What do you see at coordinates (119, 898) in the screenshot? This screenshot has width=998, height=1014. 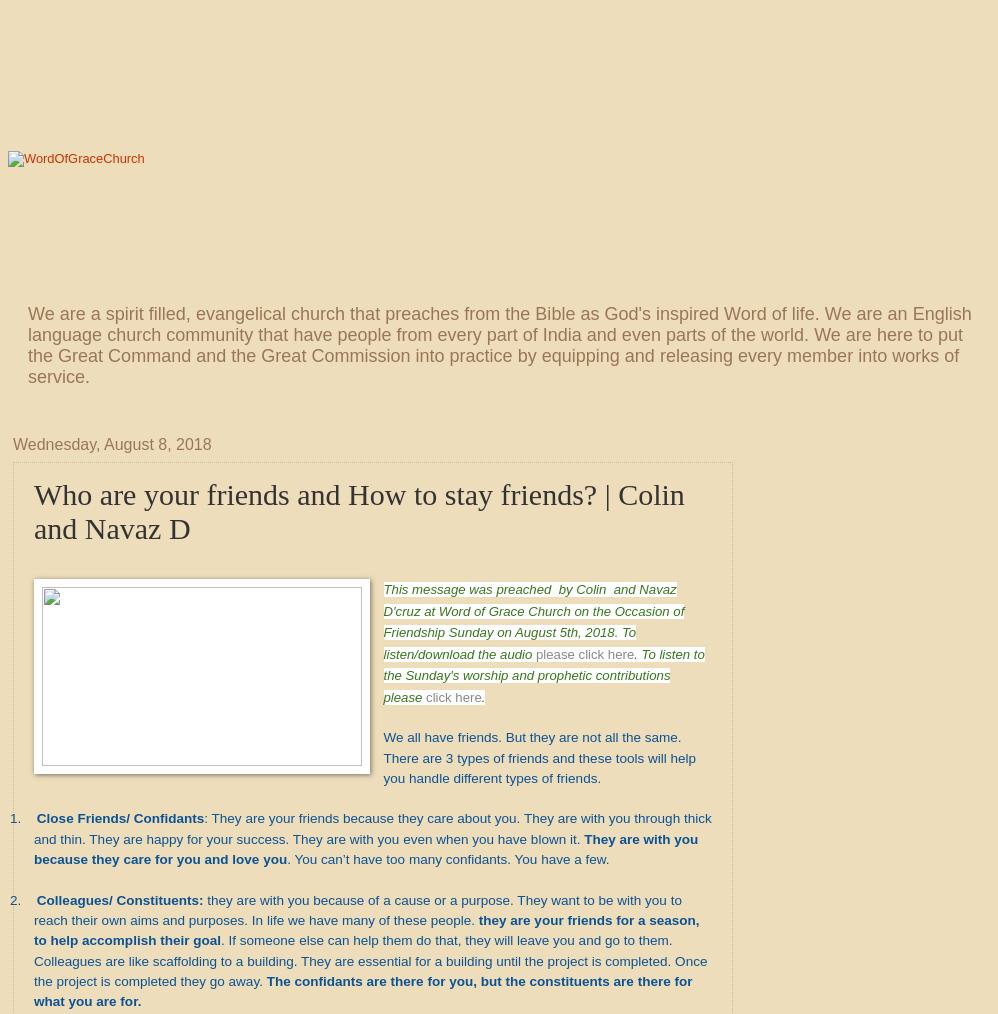 I see `'Colleagues/ Constituents:'` at bounding box center [119, 898].